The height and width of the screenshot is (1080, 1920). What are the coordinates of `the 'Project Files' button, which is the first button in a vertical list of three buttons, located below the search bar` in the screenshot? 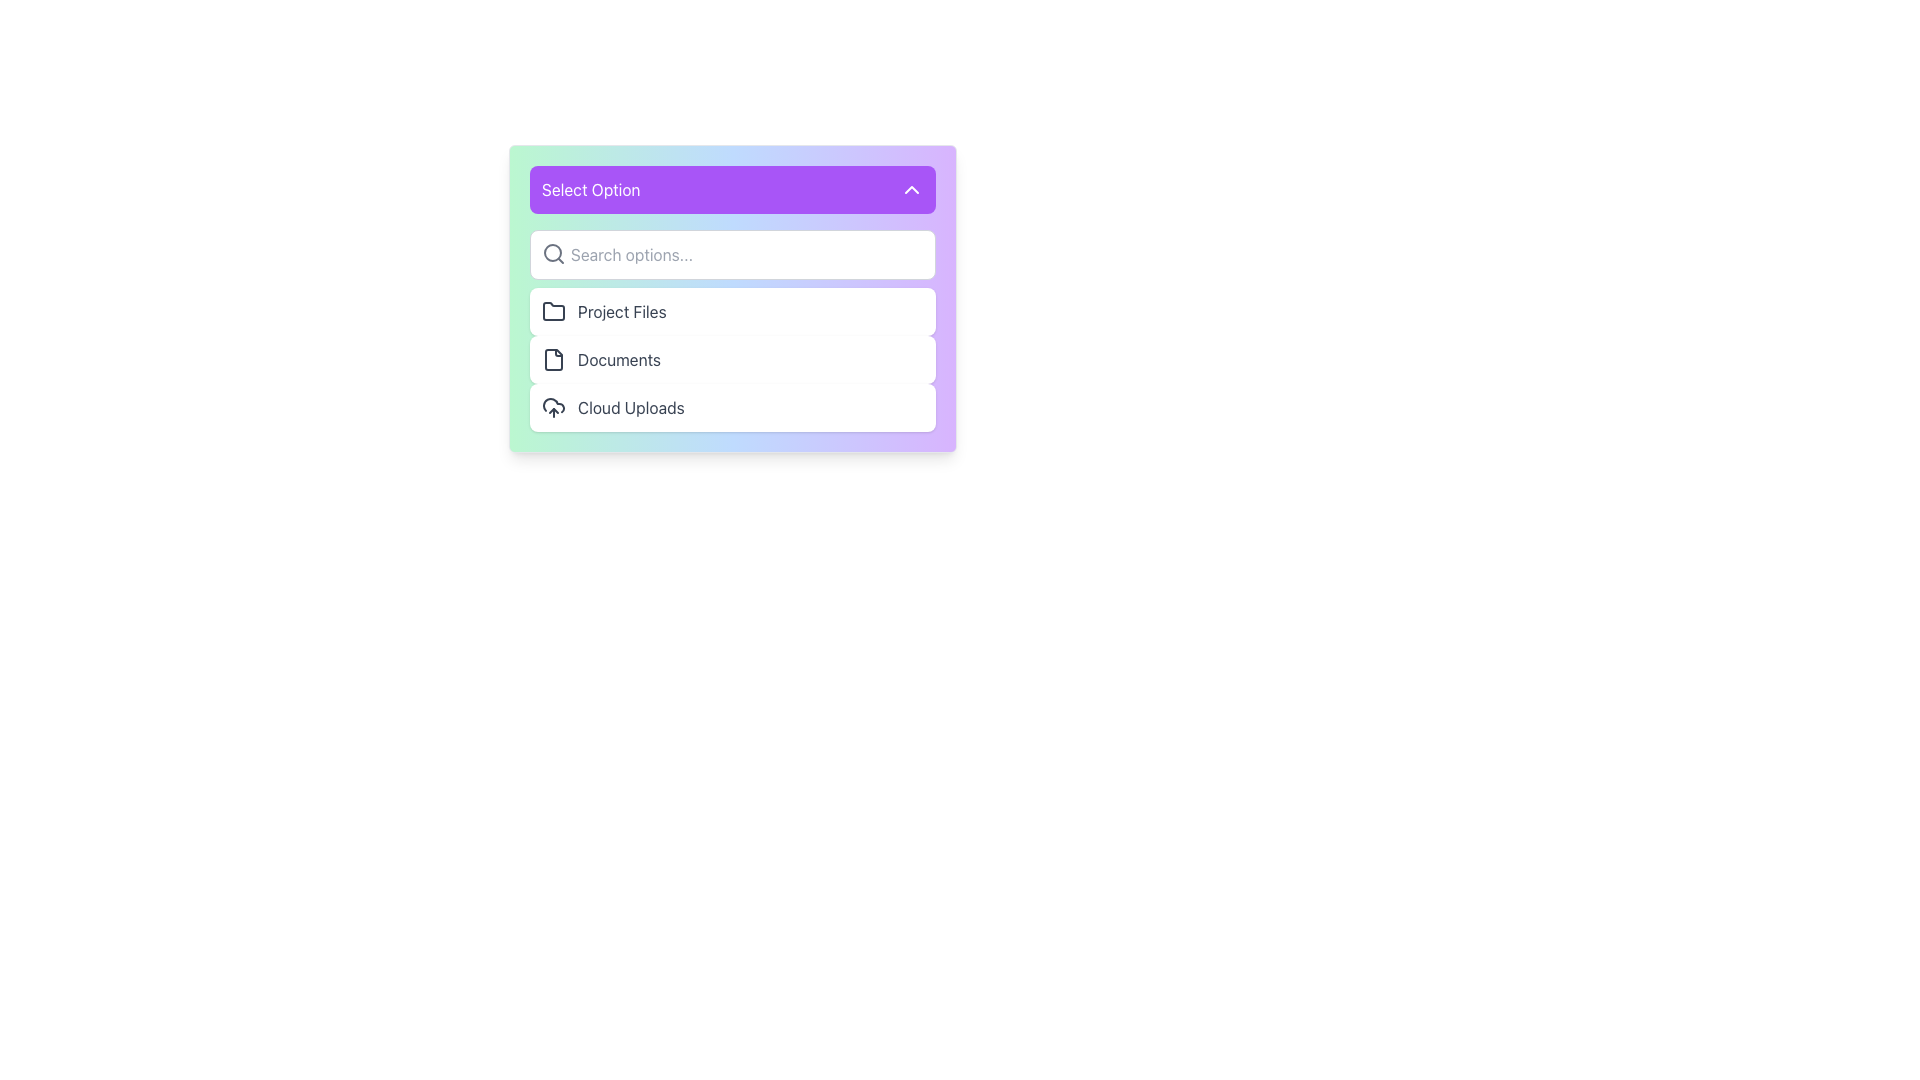 It's located at (732, 312).